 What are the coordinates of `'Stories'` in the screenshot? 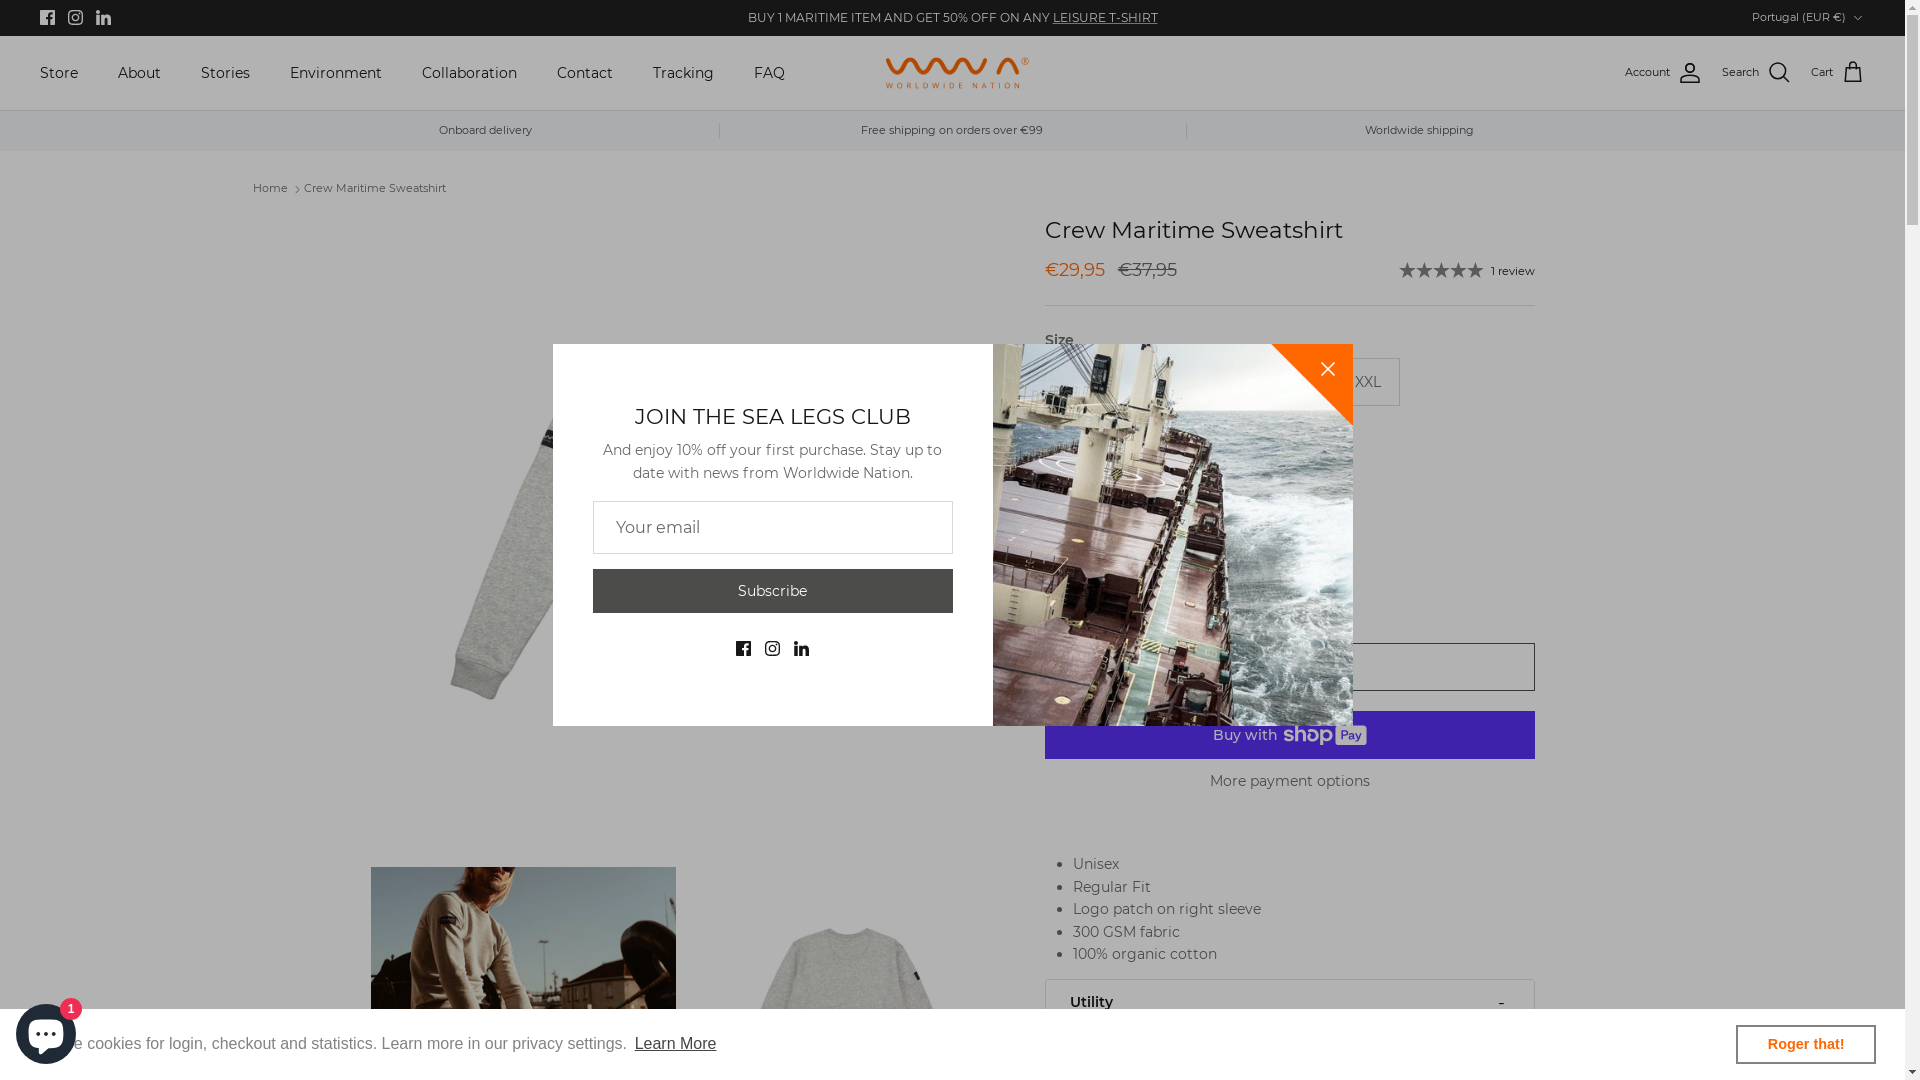 It's located at (225, 72).